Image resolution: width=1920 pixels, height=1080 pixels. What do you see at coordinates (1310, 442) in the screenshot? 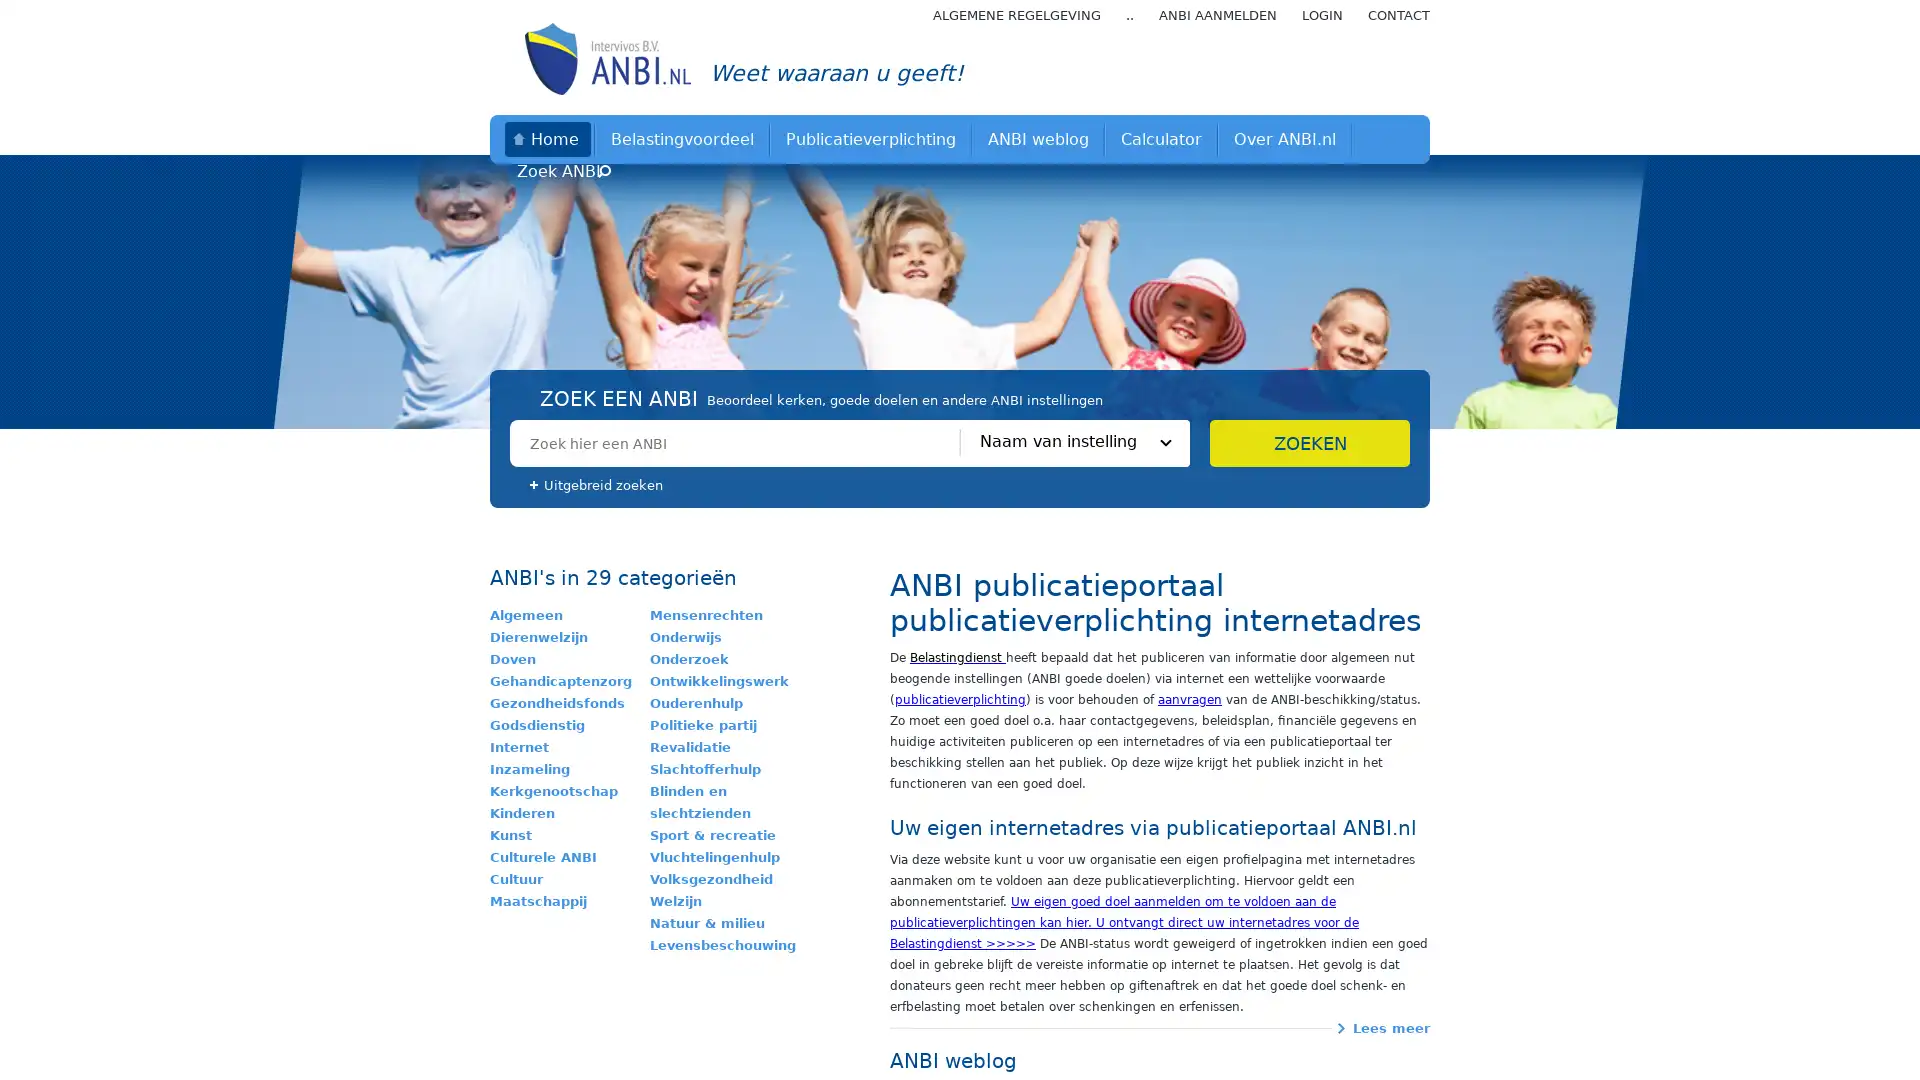
I see `ZOEKEN` at bounding box center [1310, 442].